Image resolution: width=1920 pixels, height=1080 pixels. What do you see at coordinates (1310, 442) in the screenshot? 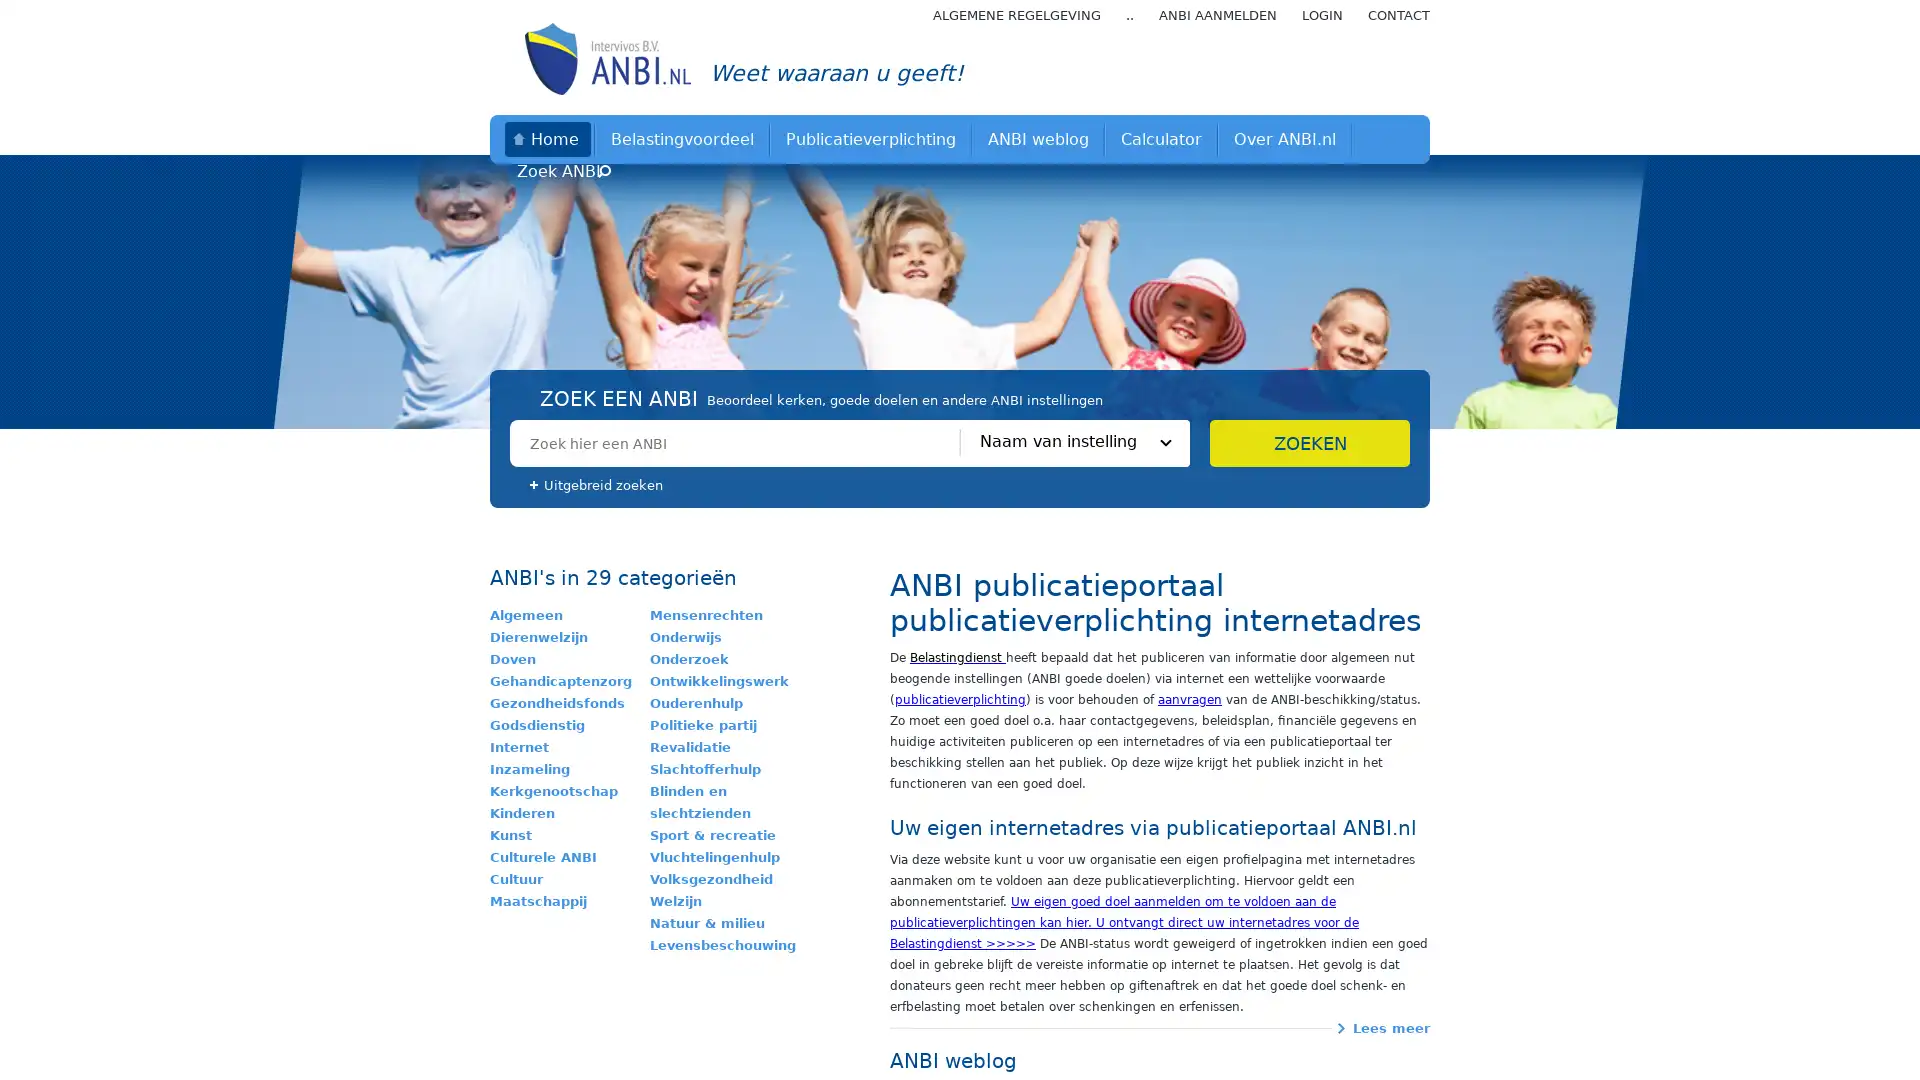
I see `ZOEKEN` at bounding box center [1310, 442].